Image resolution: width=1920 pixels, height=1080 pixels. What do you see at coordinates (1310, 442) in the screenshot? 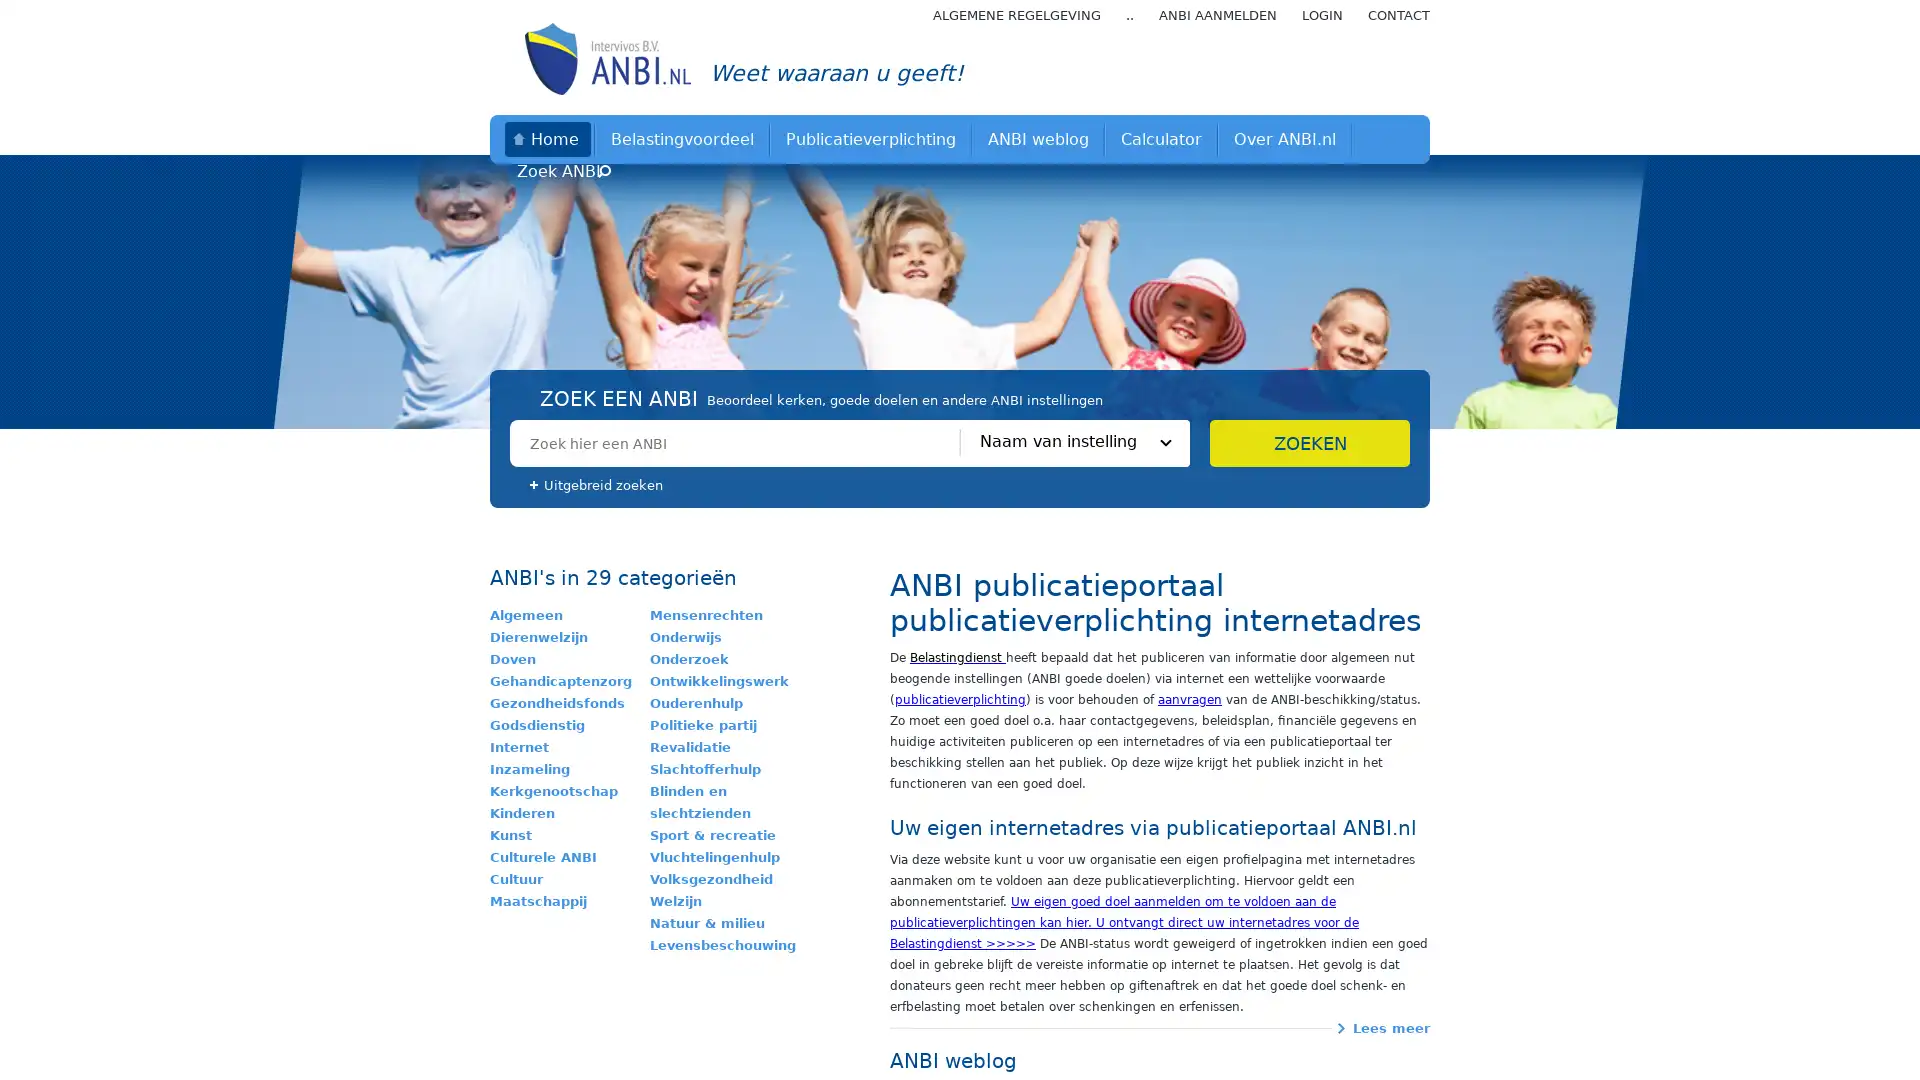
I see `ZOEKEN` at bounding box center [1310, 442].